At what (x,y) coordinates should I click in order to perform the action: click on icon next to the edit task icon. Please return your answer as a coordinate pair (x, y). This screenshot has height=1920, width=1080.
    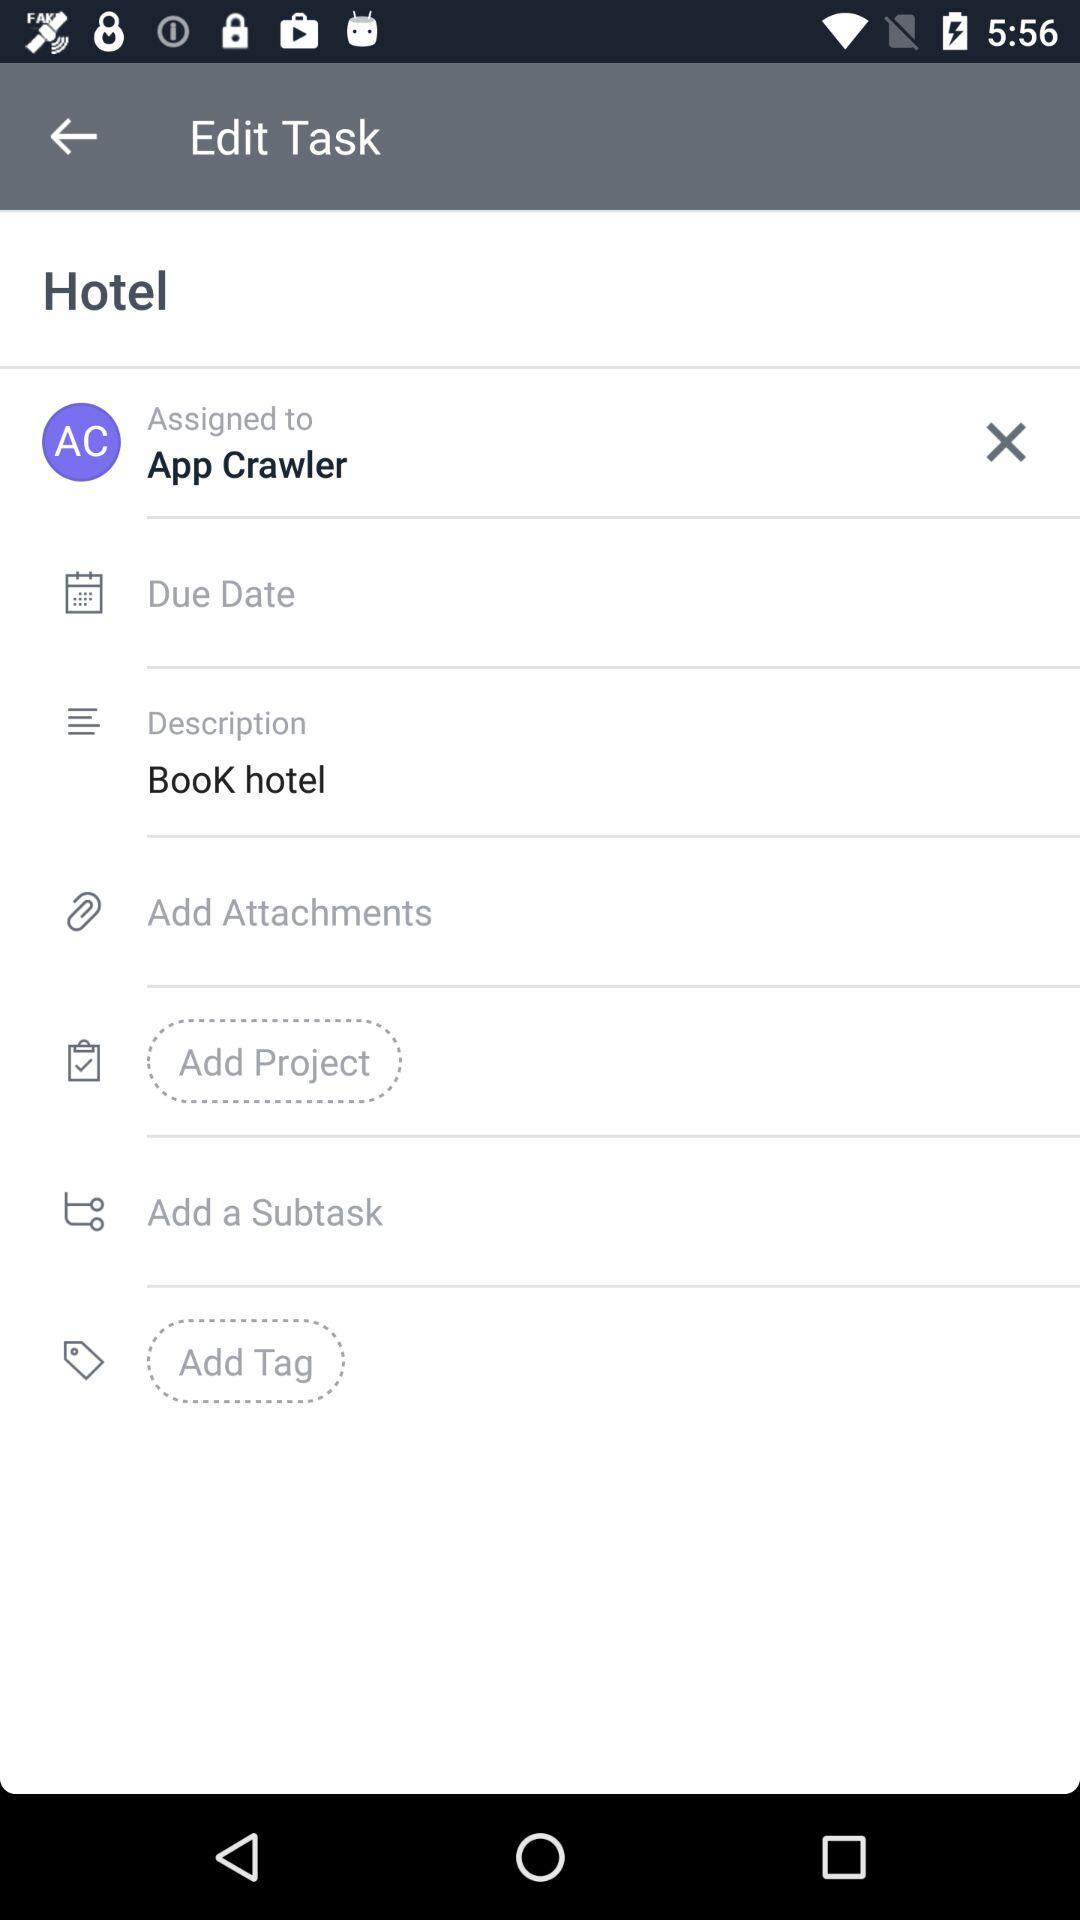
    Looking at the image, I should click on (72, 135).